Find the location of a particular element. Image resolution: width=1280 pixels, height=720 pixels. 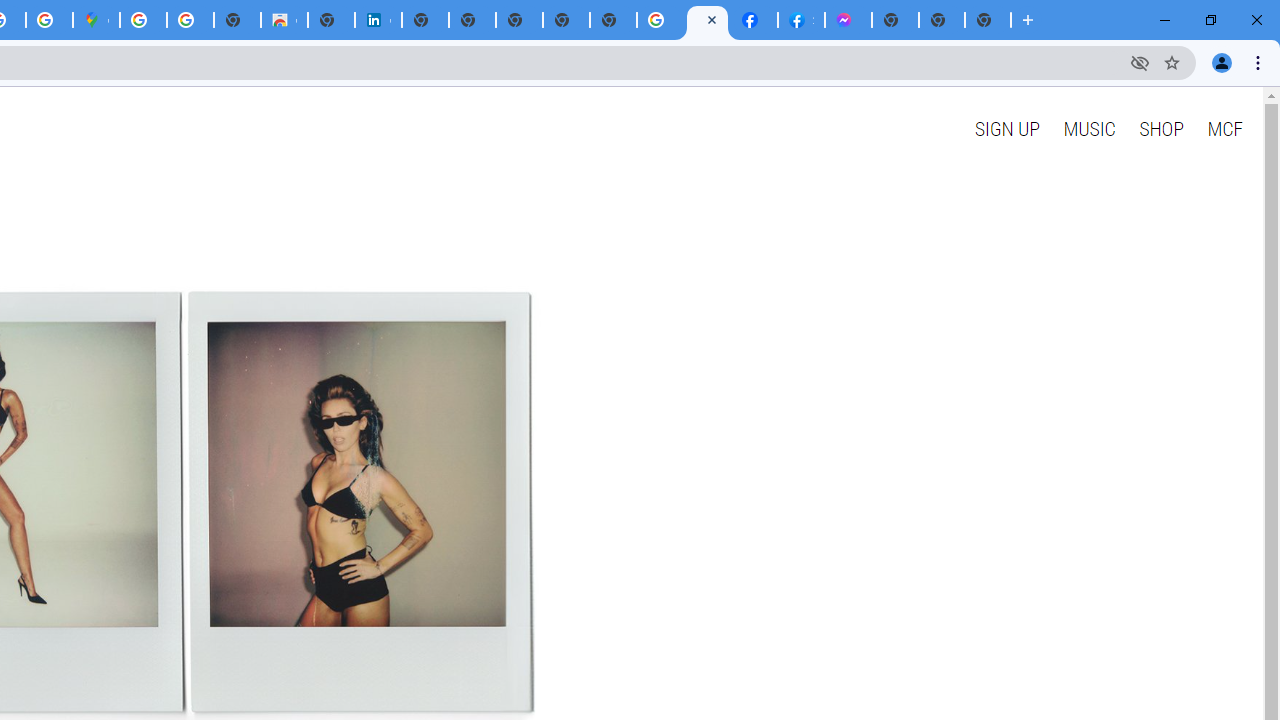

'MCF' is located at coordinates (1223, 128).